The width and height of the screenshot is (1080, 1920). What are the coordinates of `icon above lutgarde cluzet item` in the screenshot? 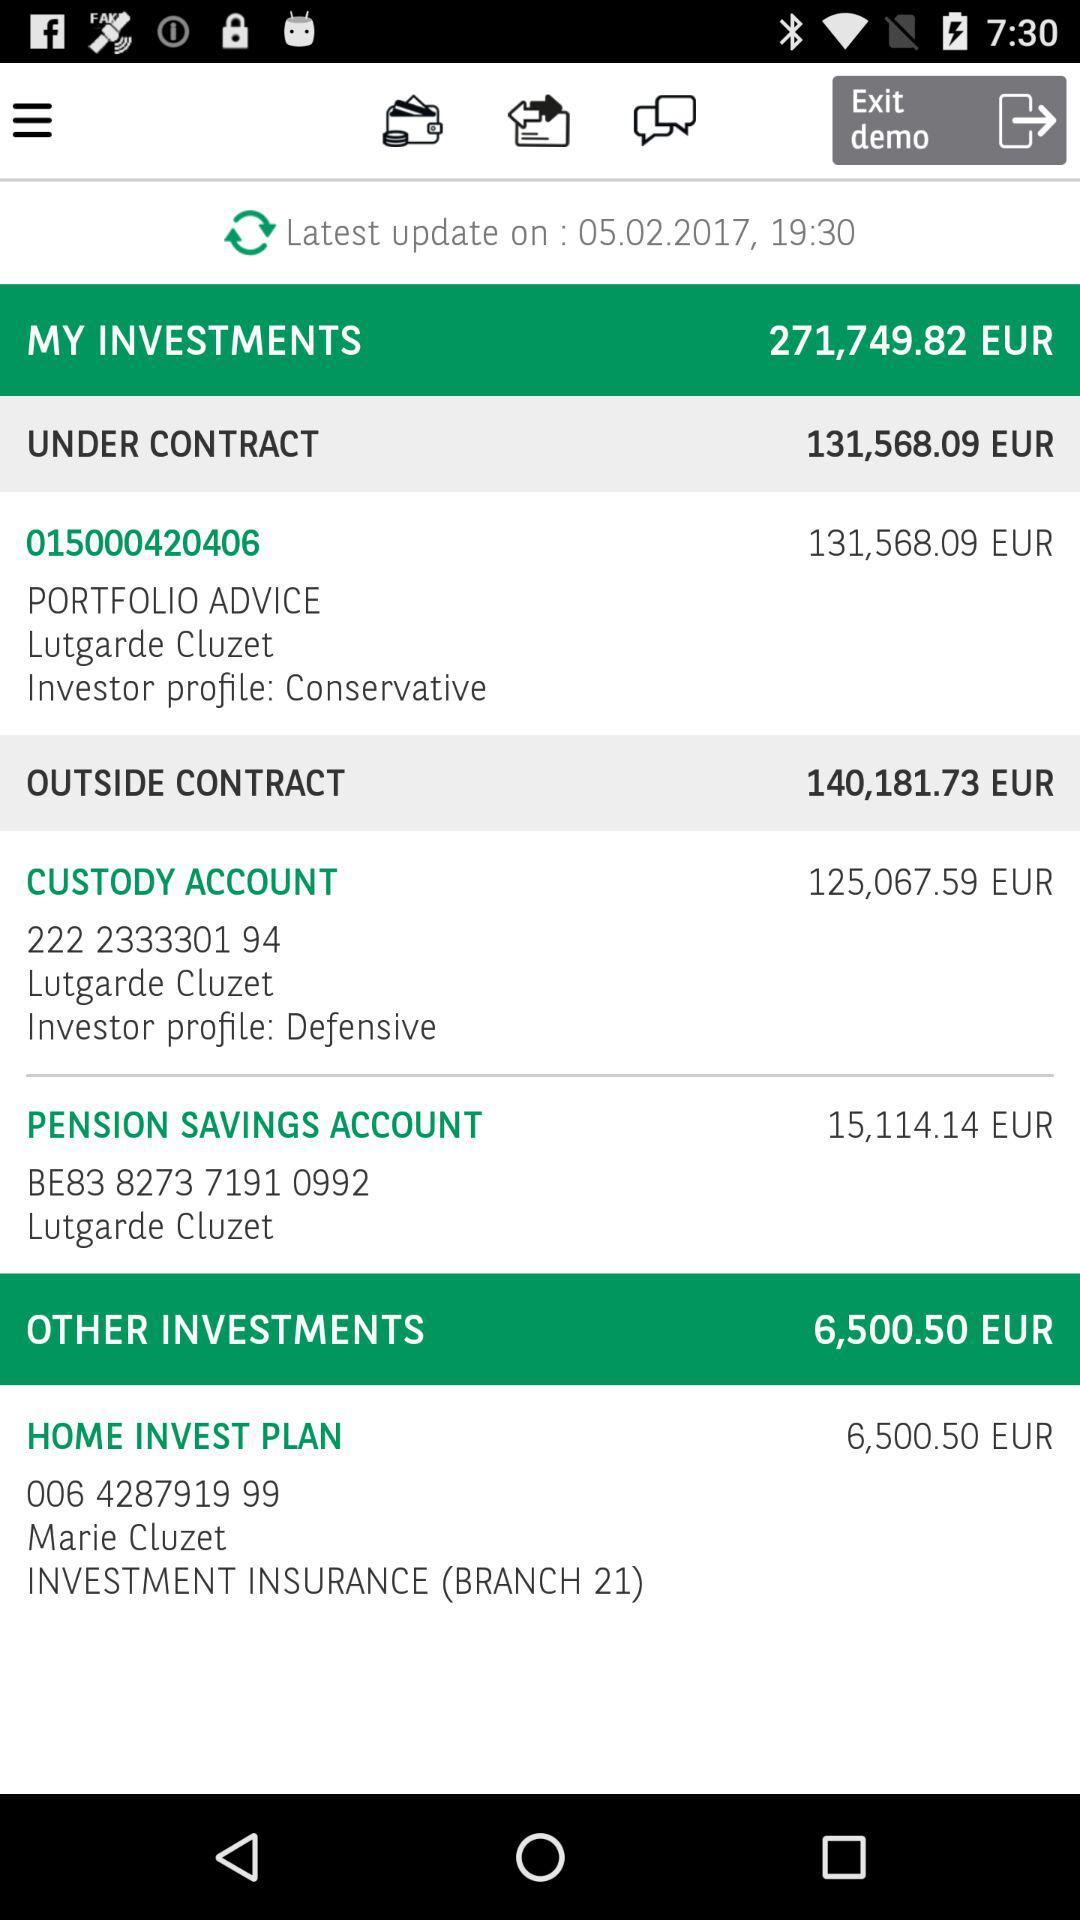 It's located at (172, 599).